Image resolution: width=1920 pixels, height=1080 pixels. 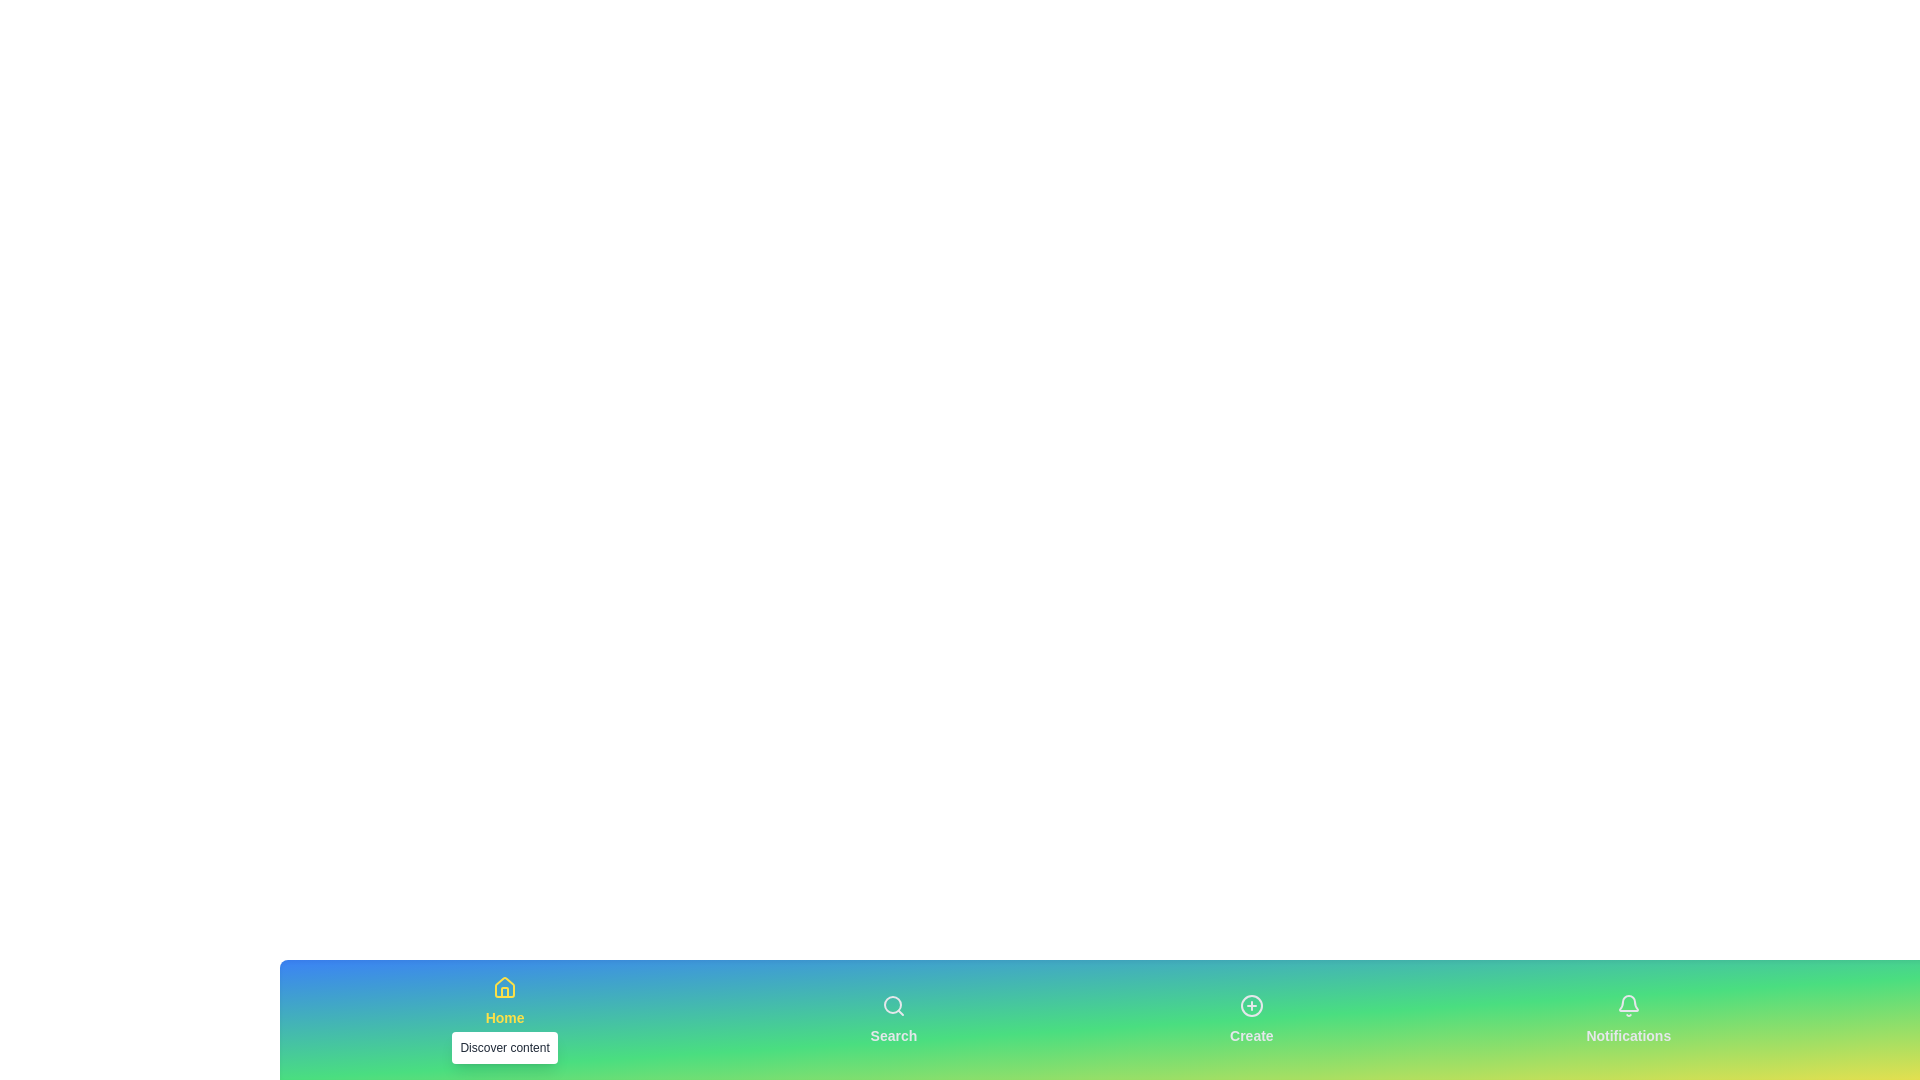 What do you see at coordinates (504, 1019) in the screenshot?
I see `the Home tab in the bottom navigation bar` at bounding box center [504, 1019].